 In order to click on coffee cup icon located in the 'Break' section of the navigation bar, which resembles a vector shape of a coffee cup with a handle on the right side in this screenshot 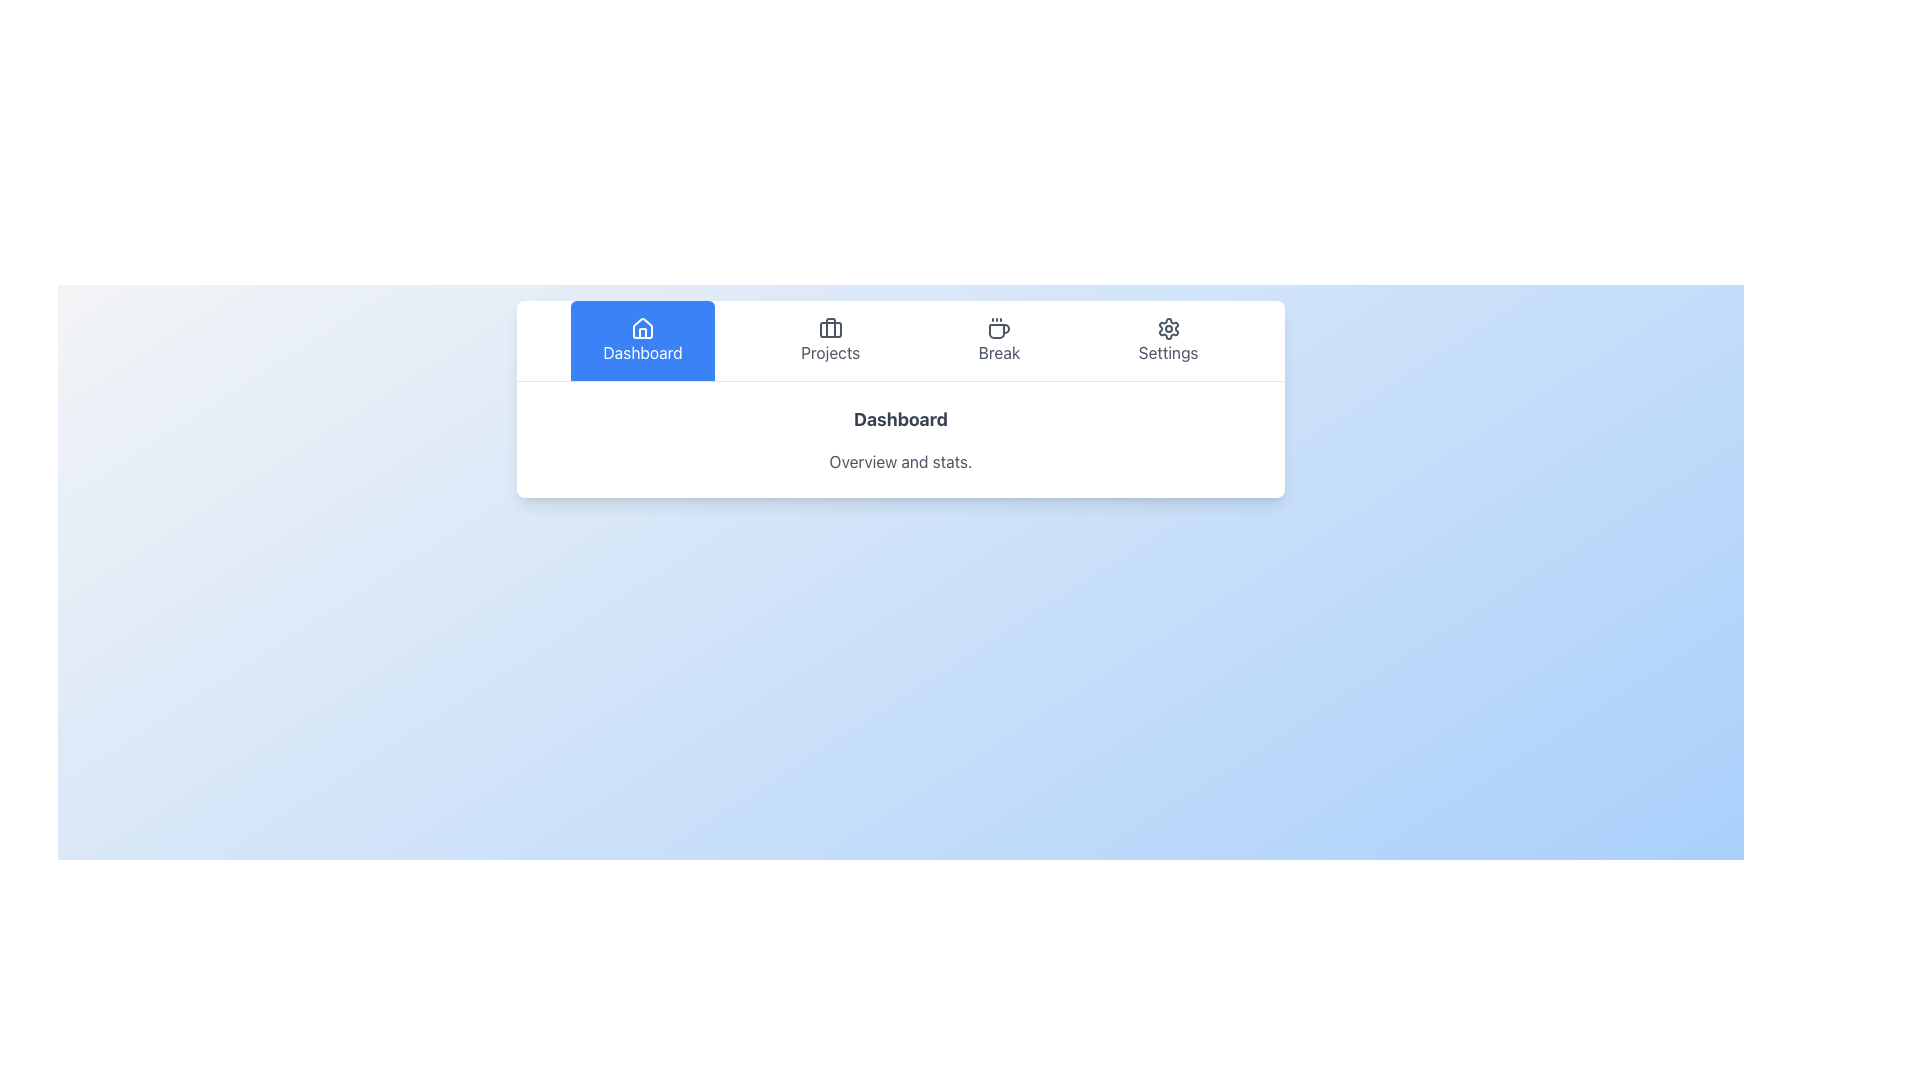, I will do `click(999, 330)`.